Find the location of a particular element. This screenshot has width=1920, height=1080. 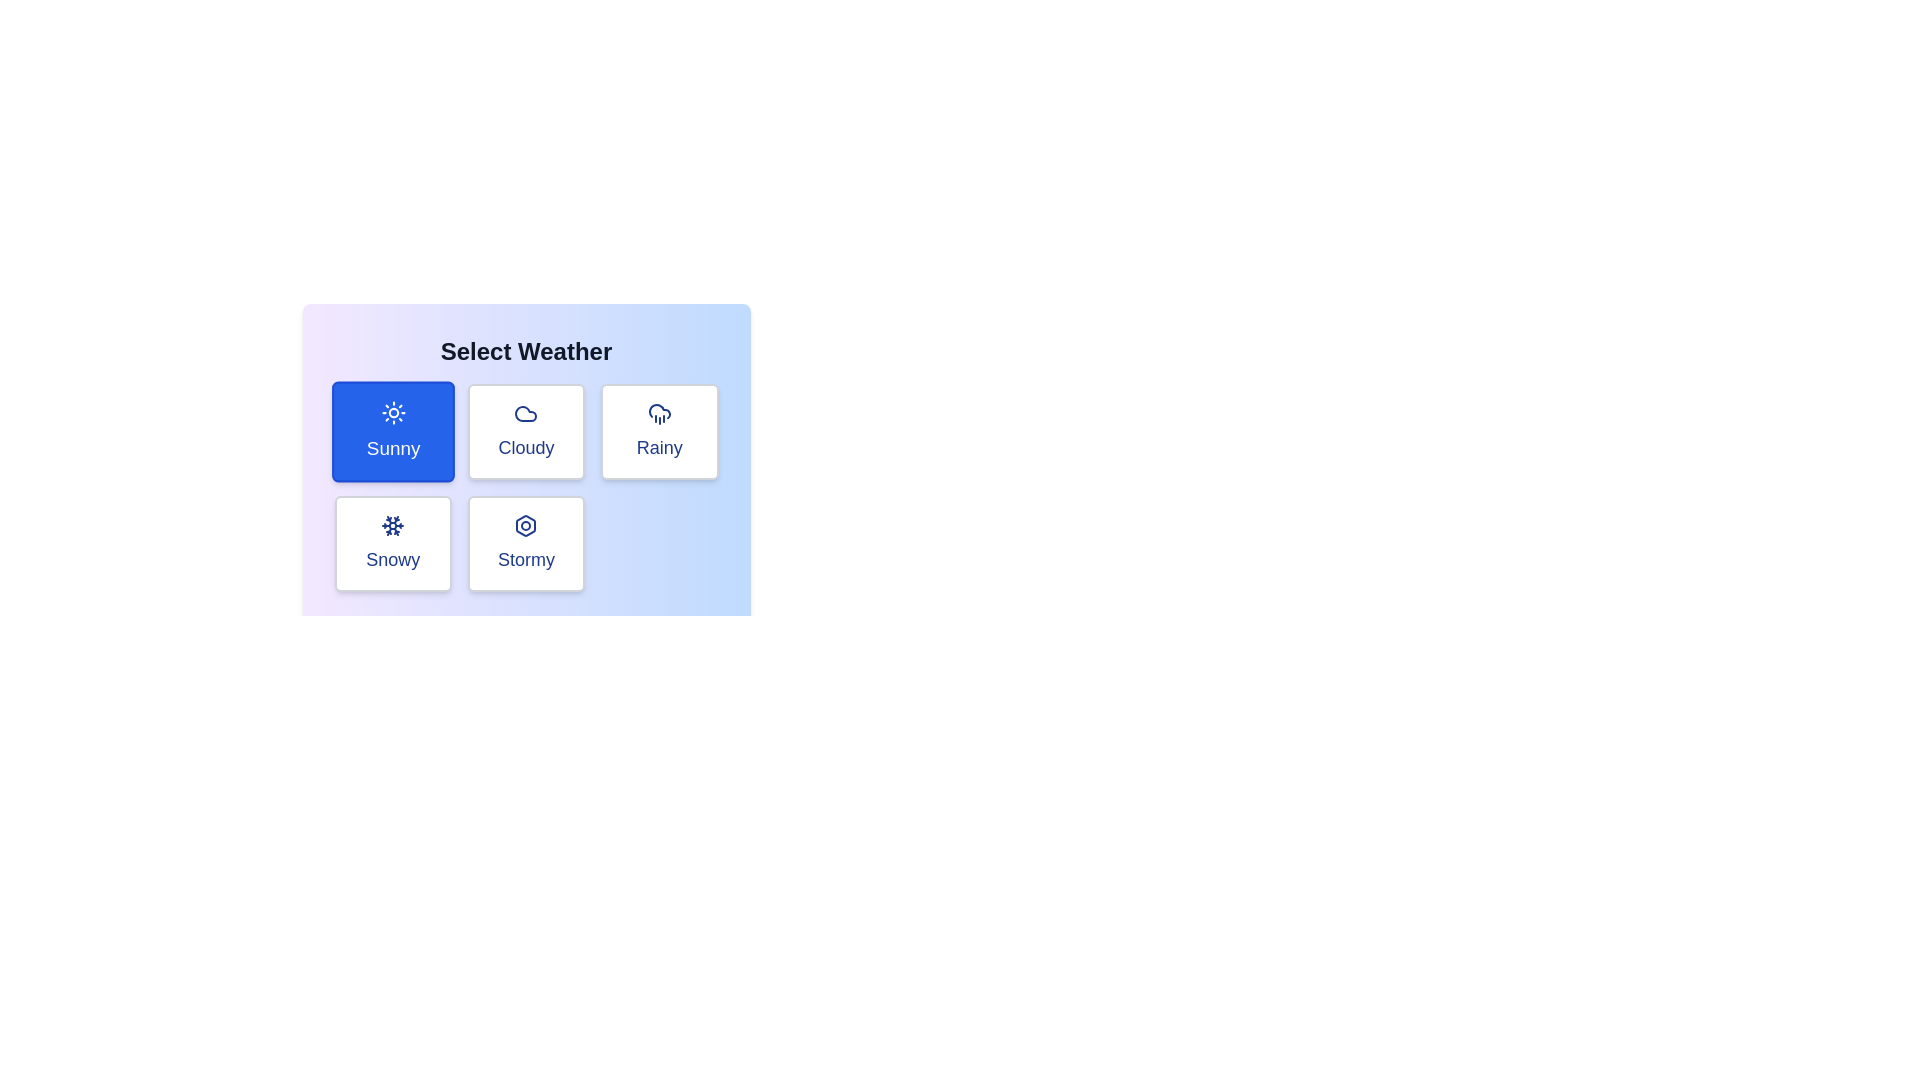

the small cloud-shaped icon outlined in a thin stroke, located in the middle of the weather option labeled 'Cloudy', positioned in the top row, second column from the left is located at coordinates (526, 412).